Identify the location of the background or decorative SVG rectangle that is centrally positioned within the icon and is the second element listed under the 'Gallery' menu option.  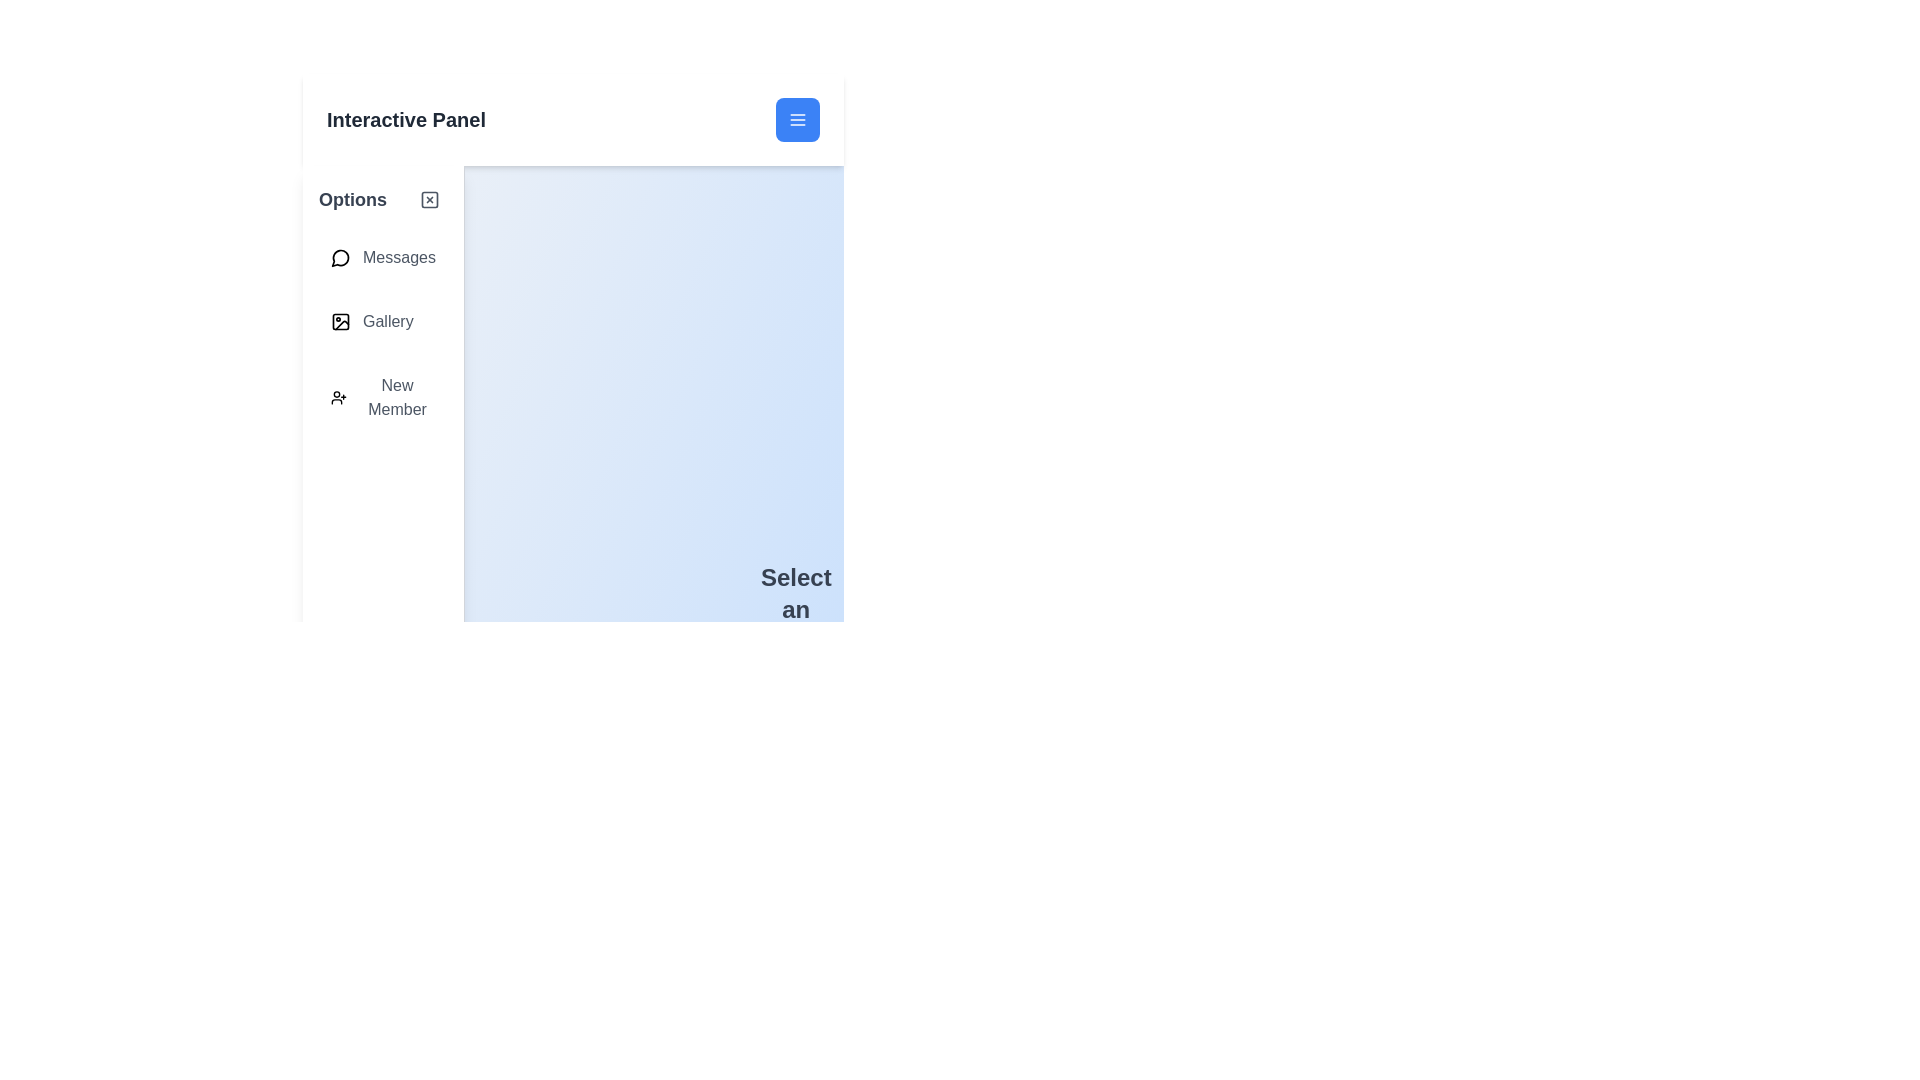
(340, 320).